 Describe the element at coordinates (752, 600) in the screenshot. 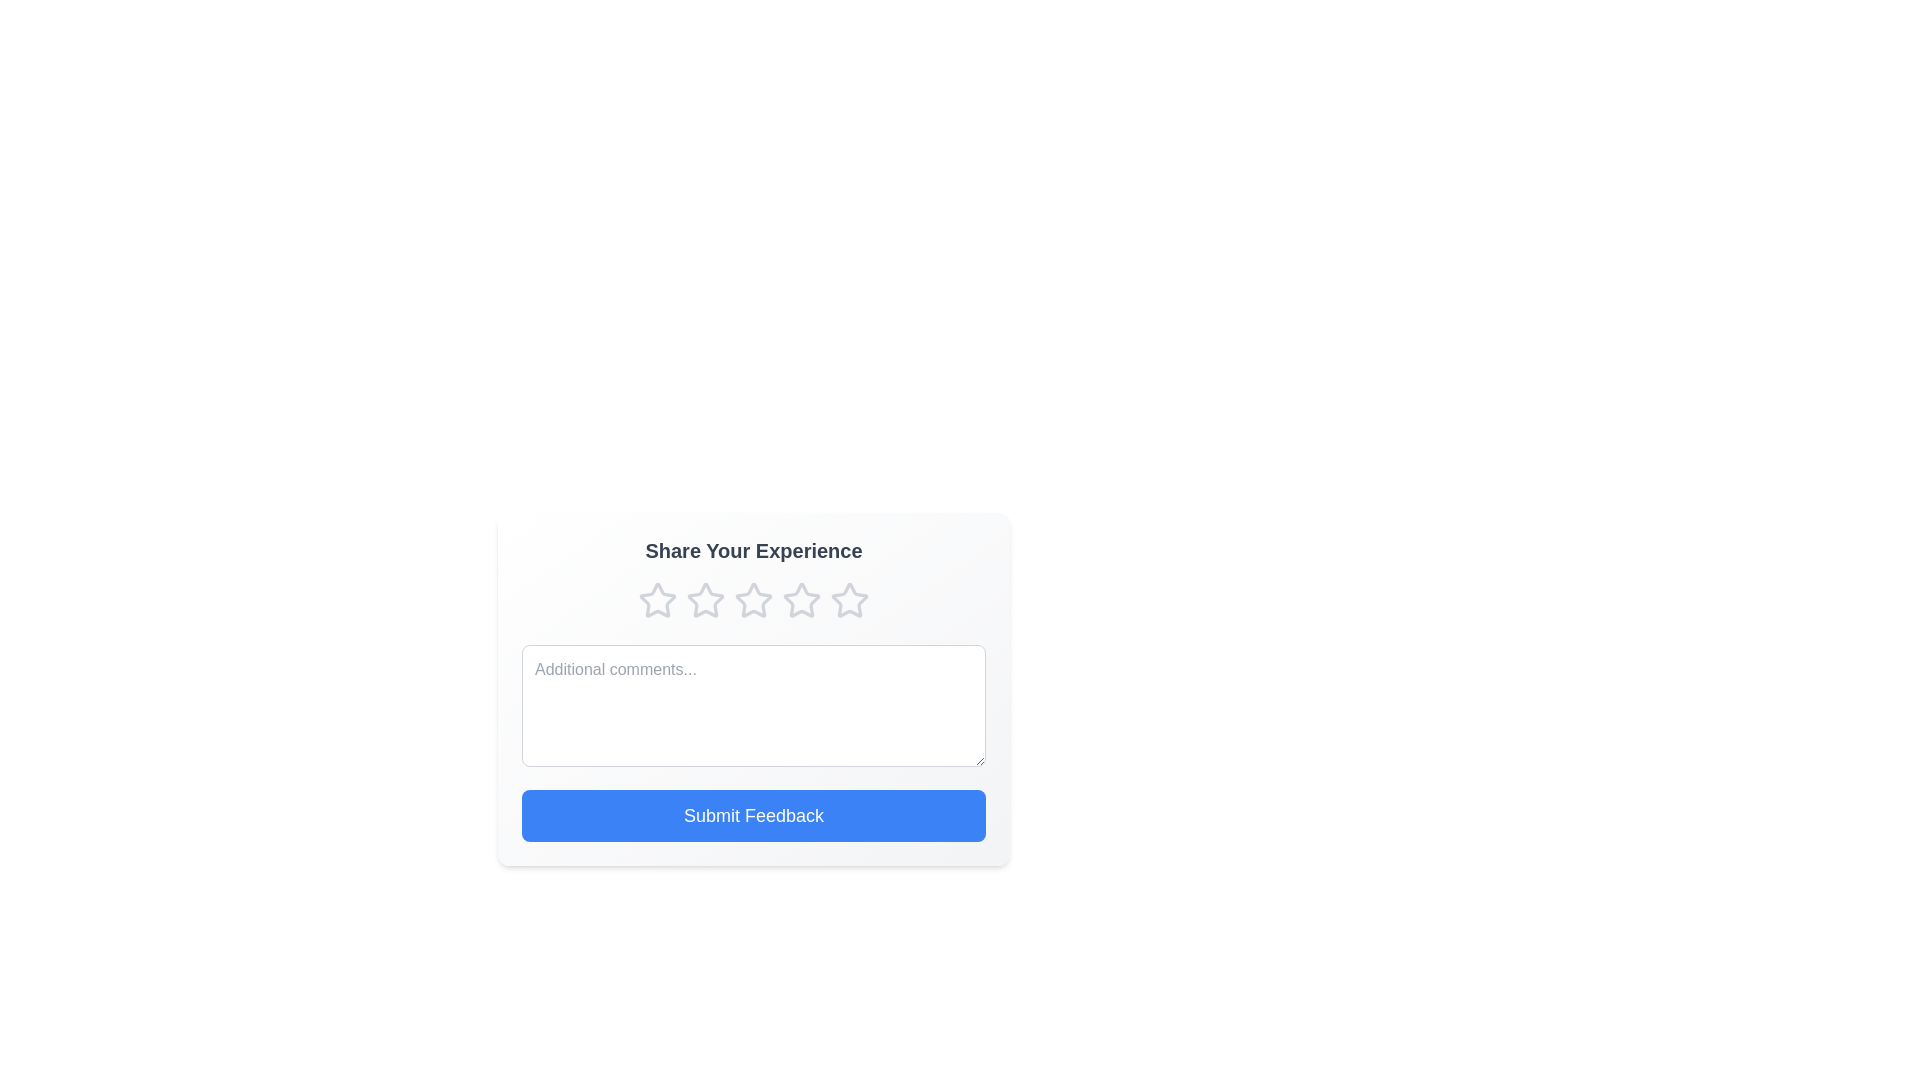

I see `the Star rating component located between the header 'Share Your Experience' and the text area 'Additional comments...'` at that location.